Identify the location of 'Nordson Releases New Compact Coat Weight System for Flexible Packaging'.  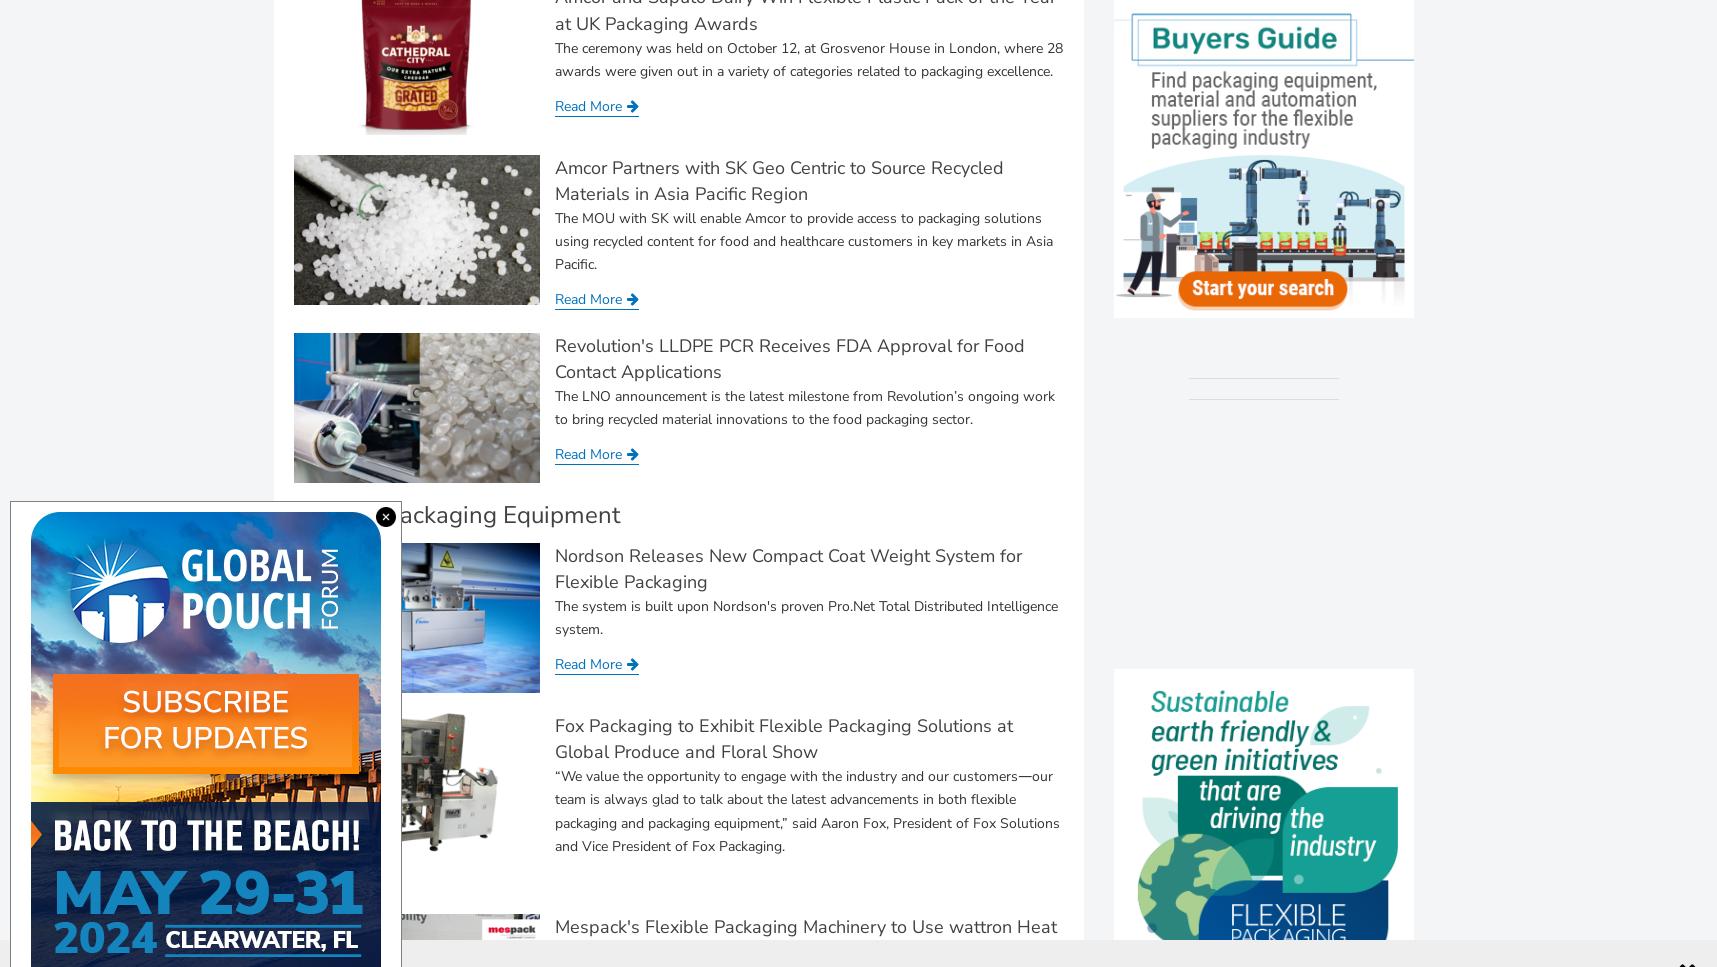
(787, 567).